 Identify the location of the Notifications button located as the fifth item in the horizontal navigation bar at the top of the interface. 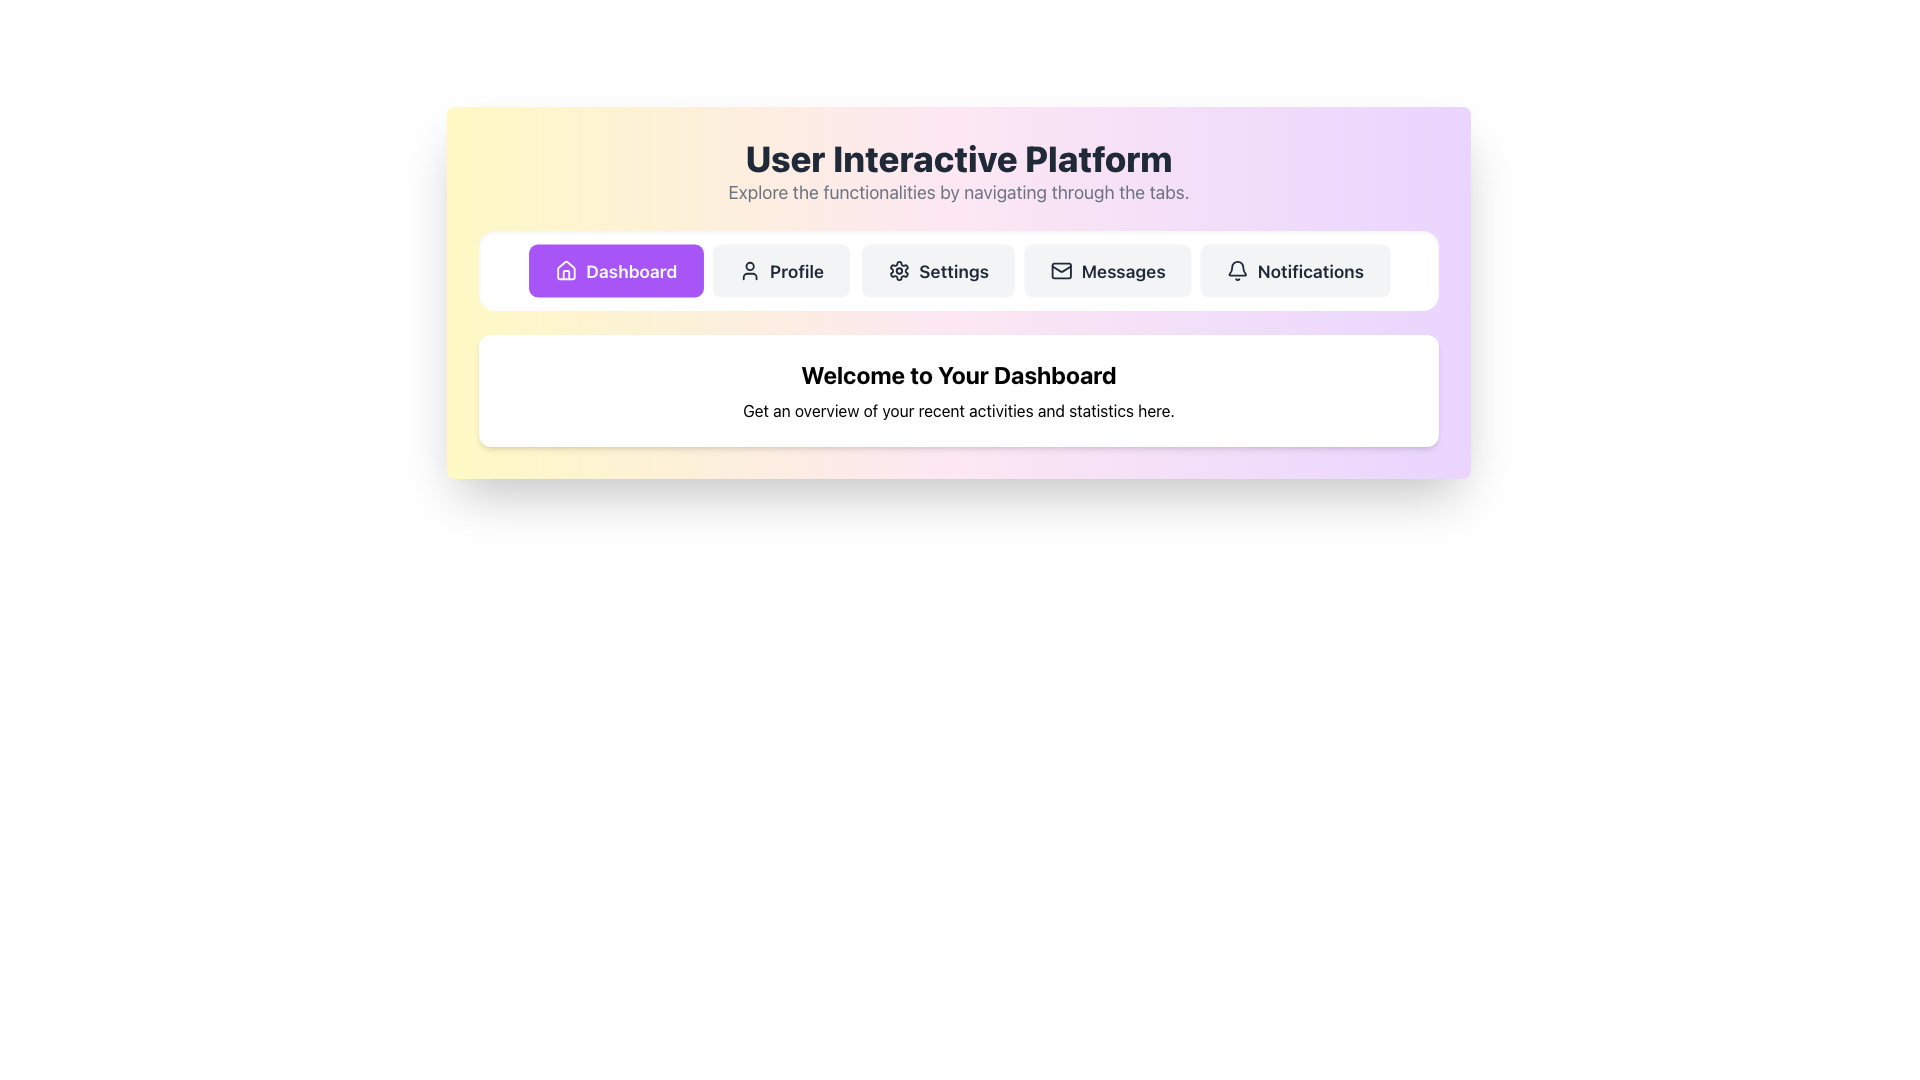
(1295, 270).